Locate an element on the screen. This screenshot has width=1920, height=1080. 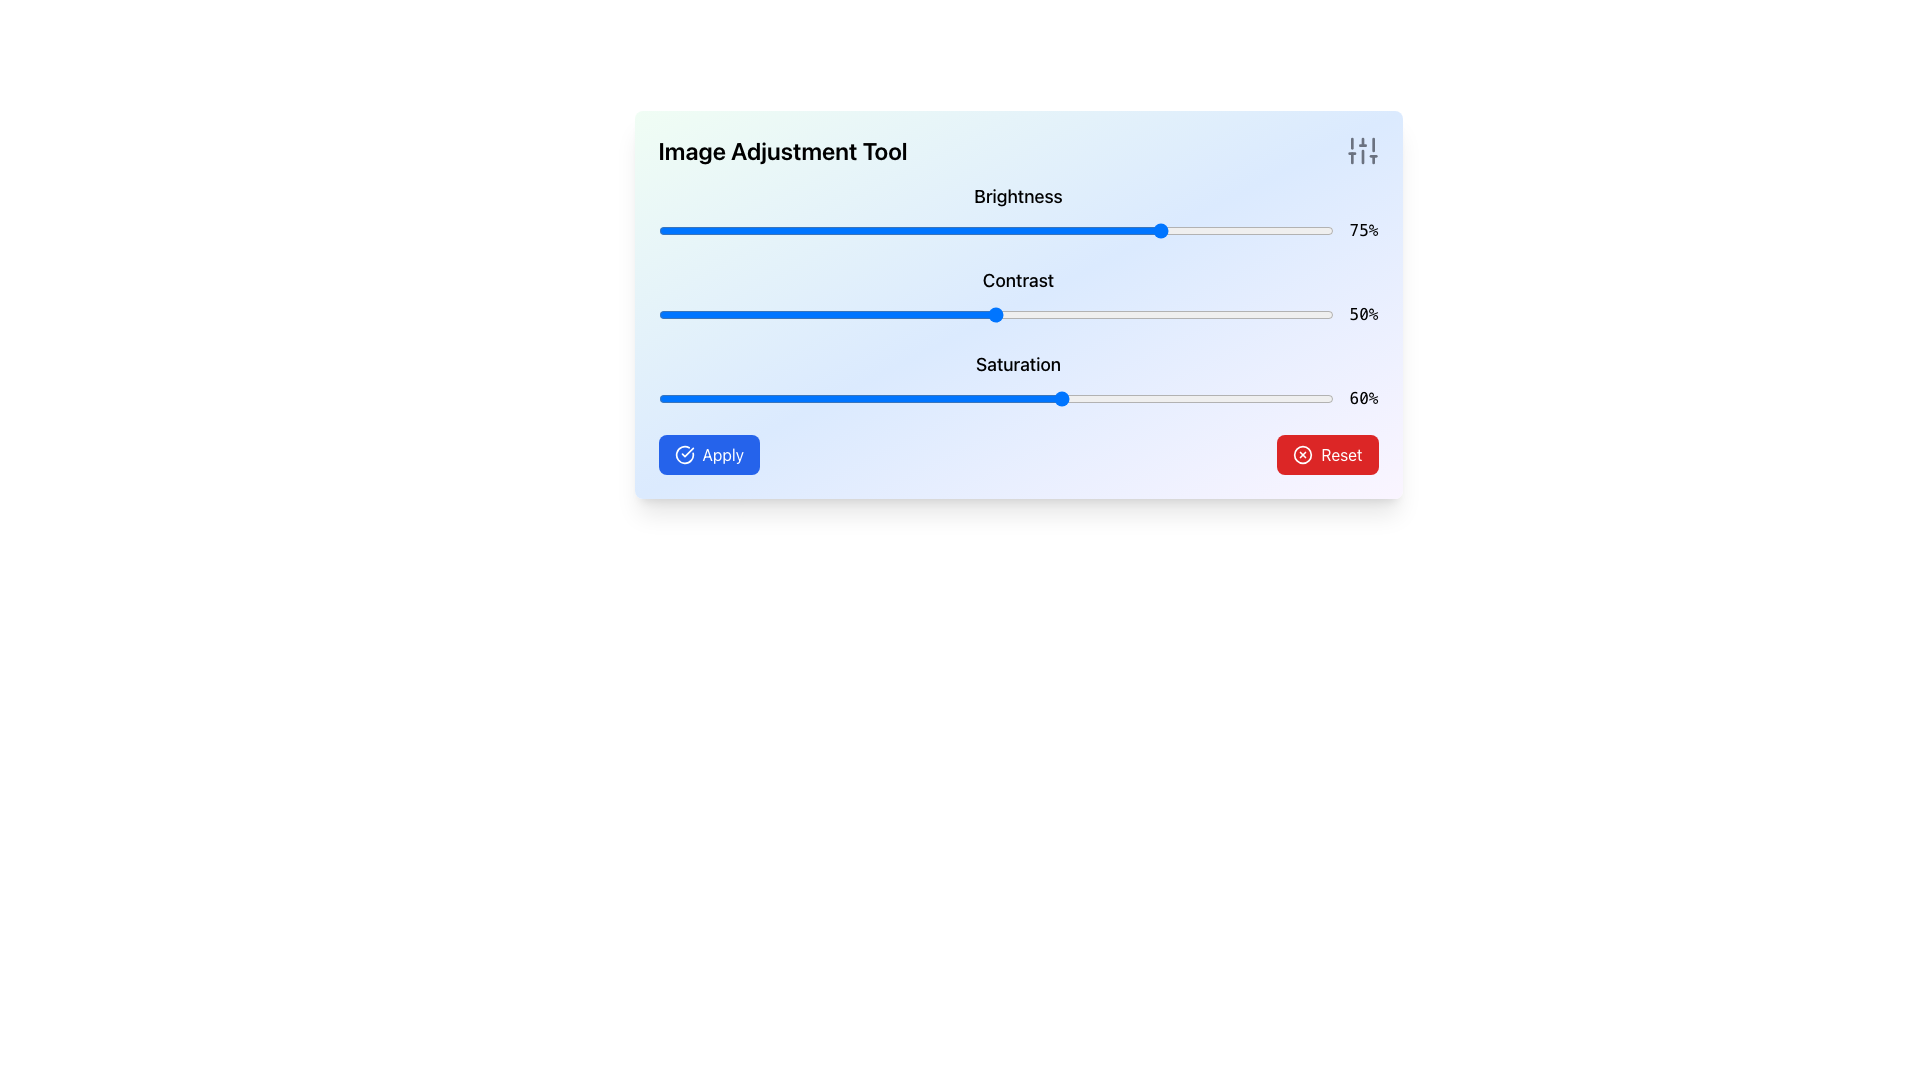
the brightness is located at coordinates (800, 230).